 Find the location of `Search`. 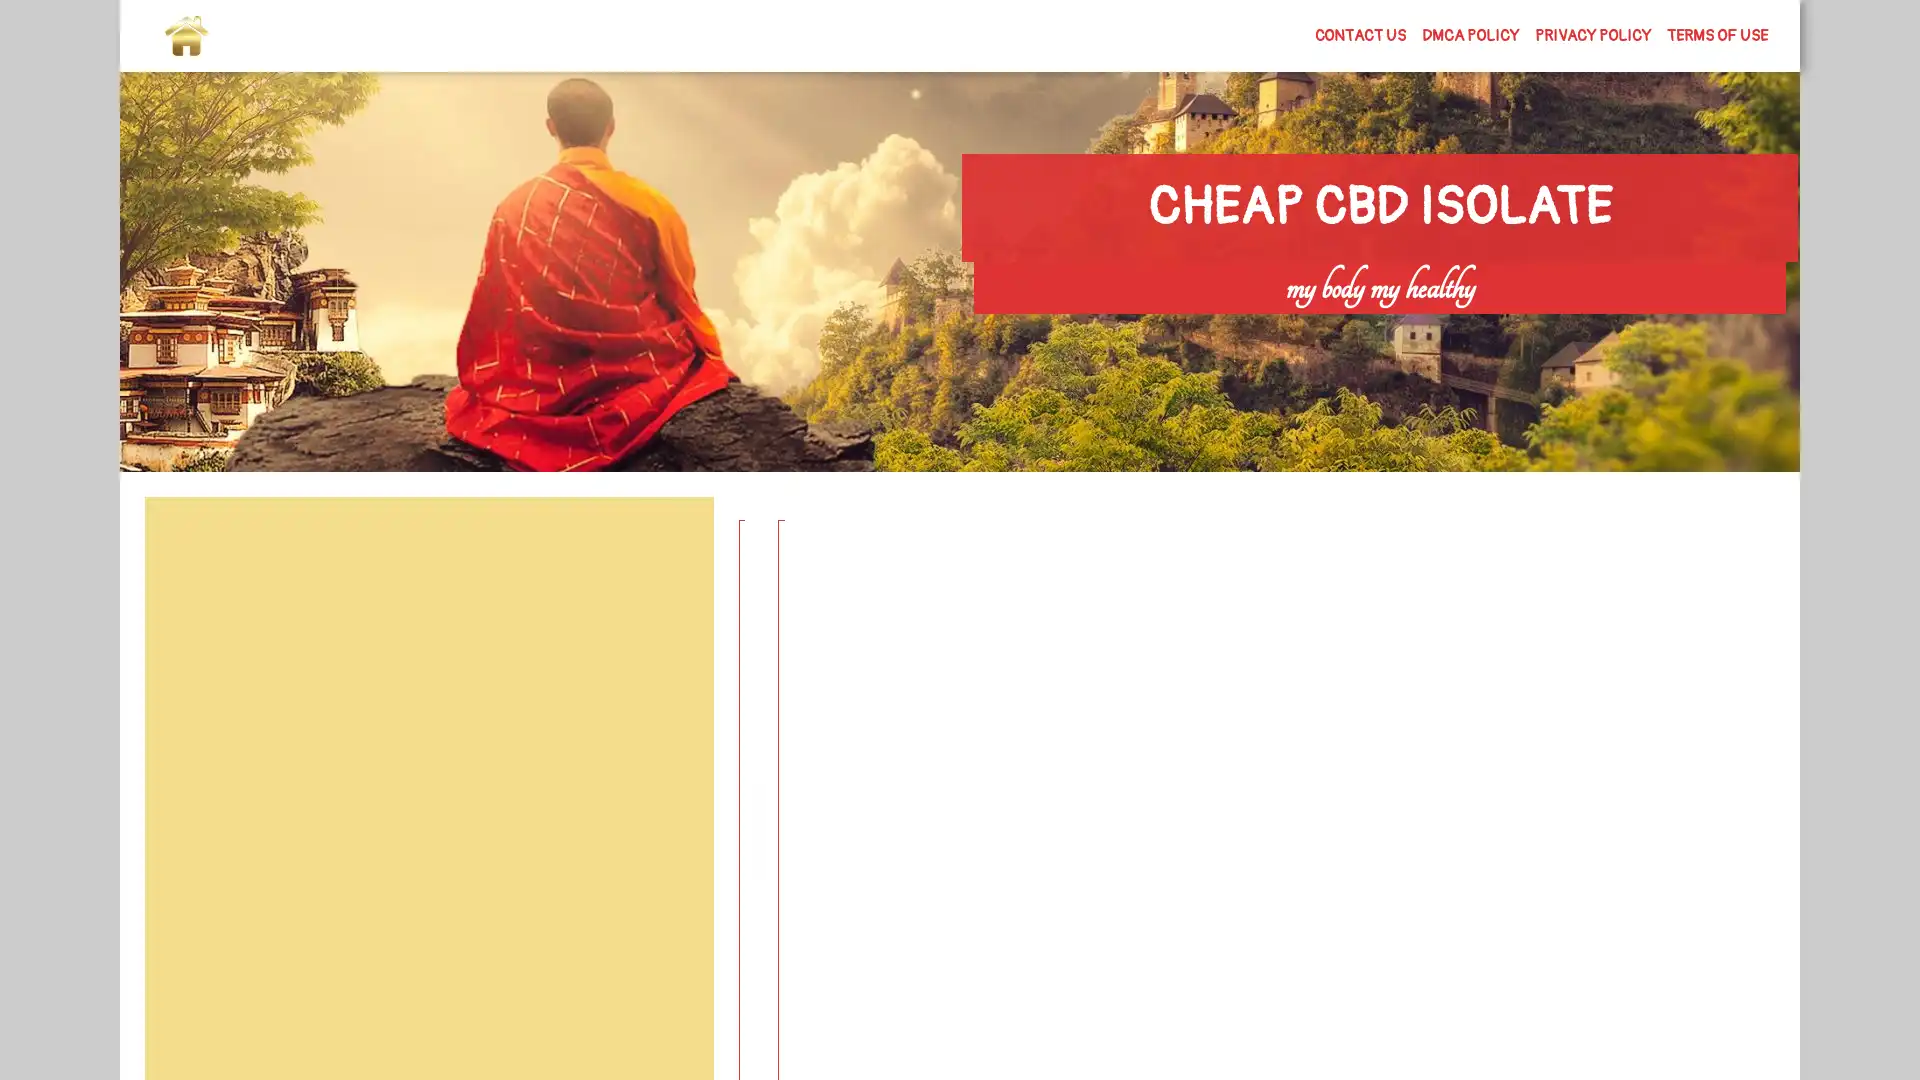

Search is located at coordinates (1557, 327).